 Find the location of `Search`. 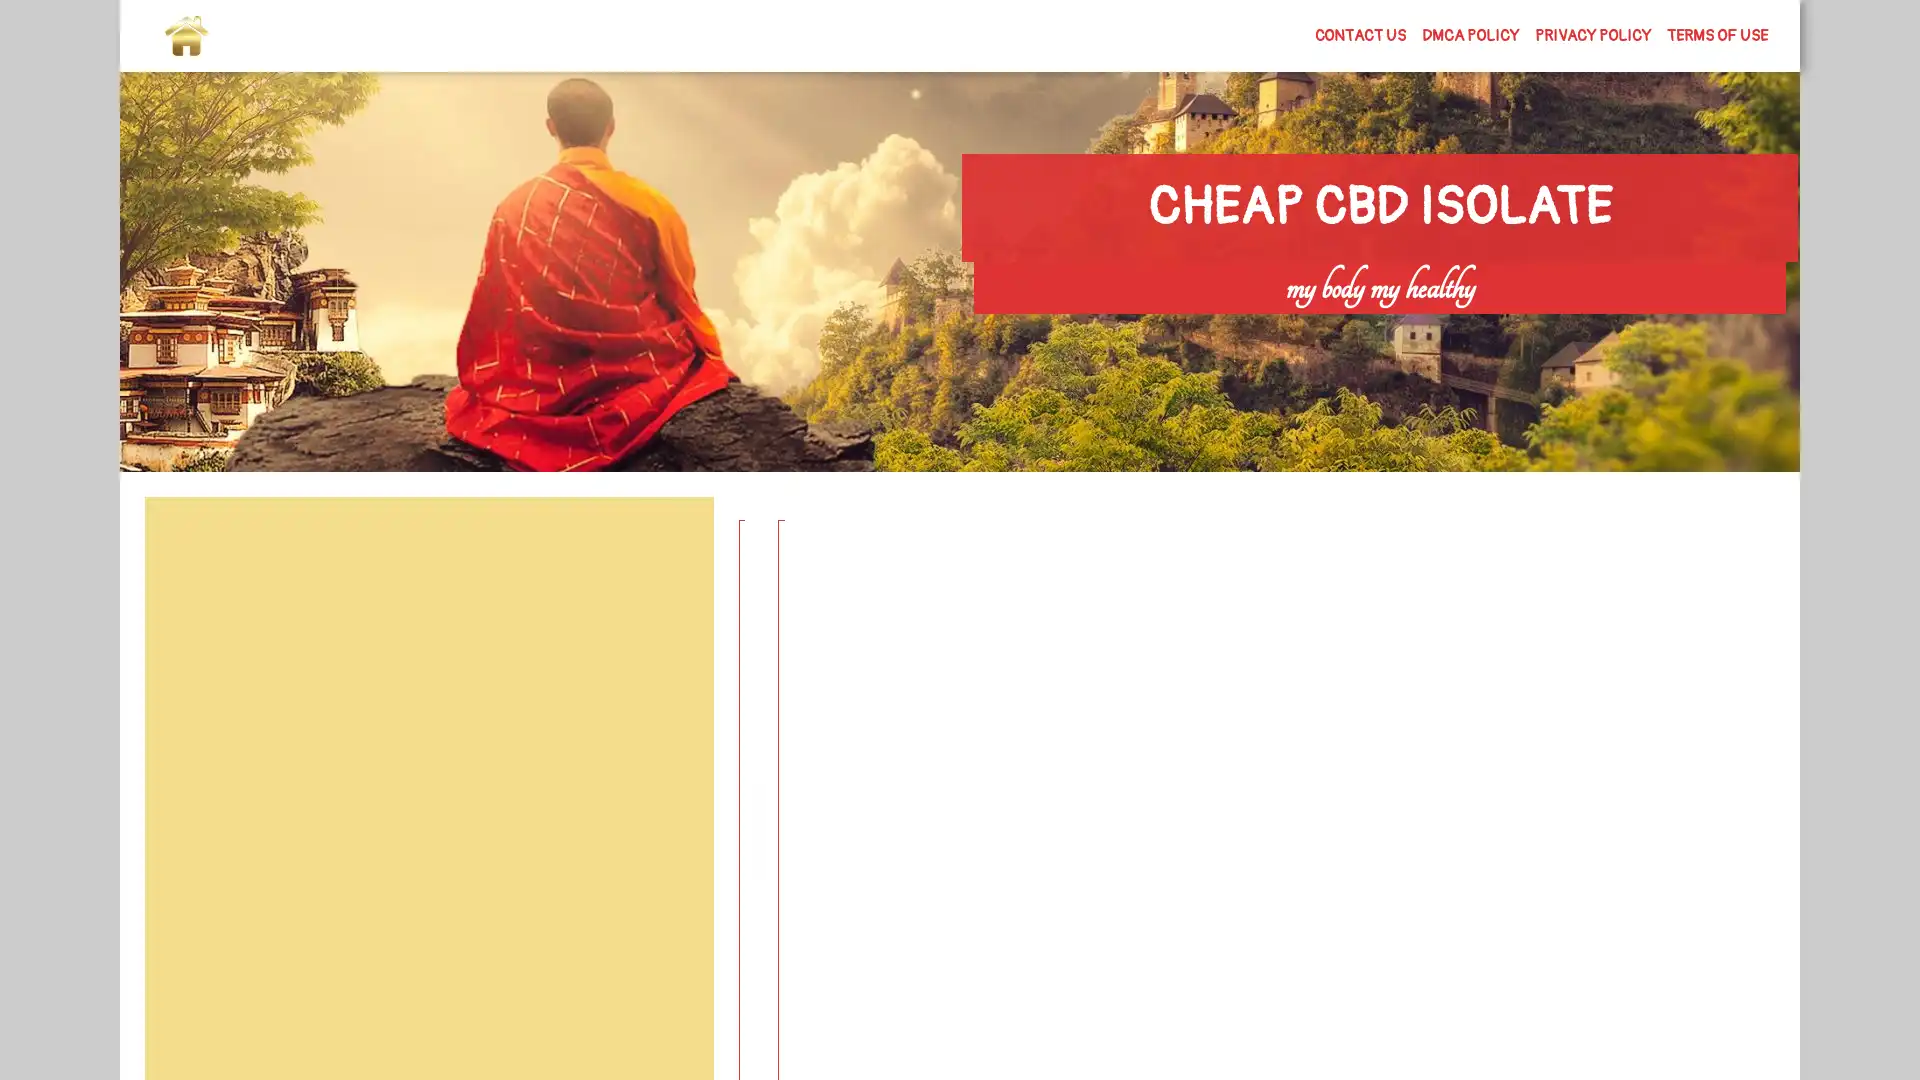

Search is located at coordinates (1557, 327).